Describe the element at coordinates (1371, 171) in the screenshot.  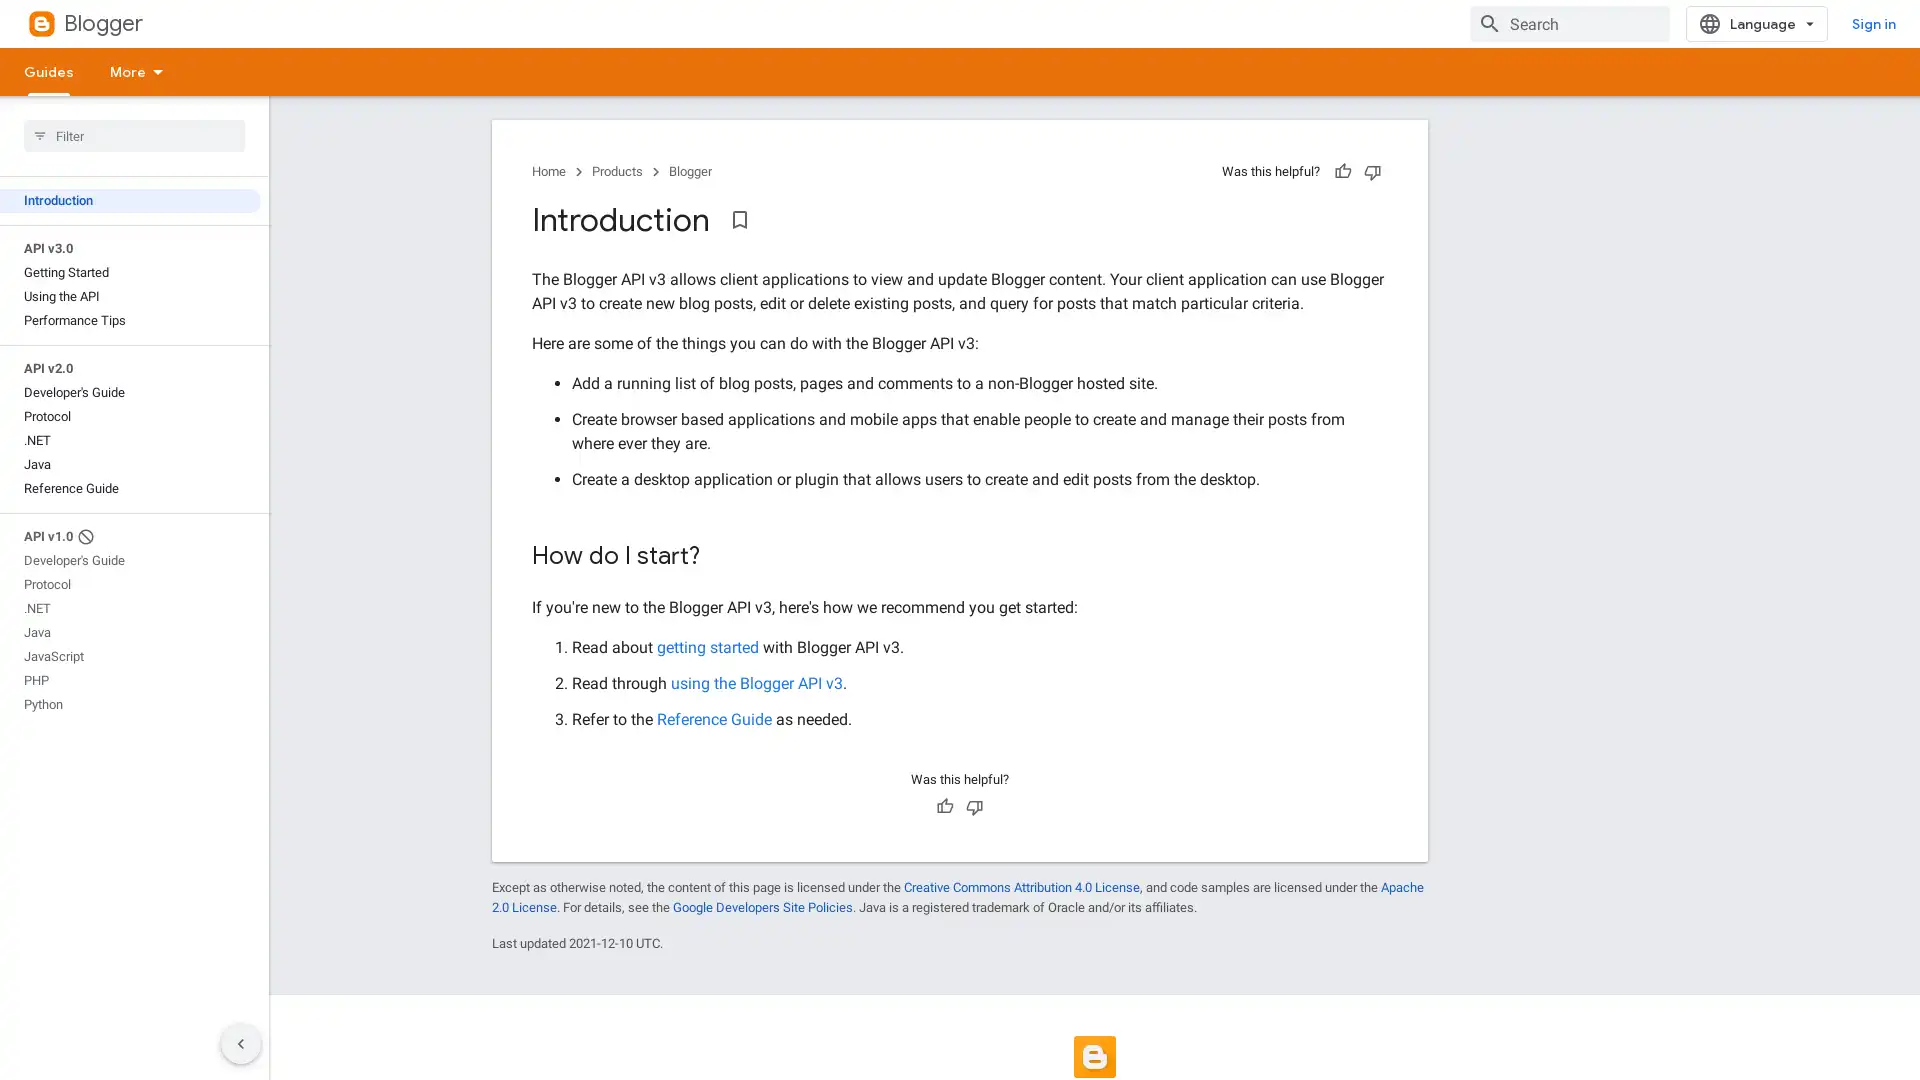
I see `Not helpful` at that location.